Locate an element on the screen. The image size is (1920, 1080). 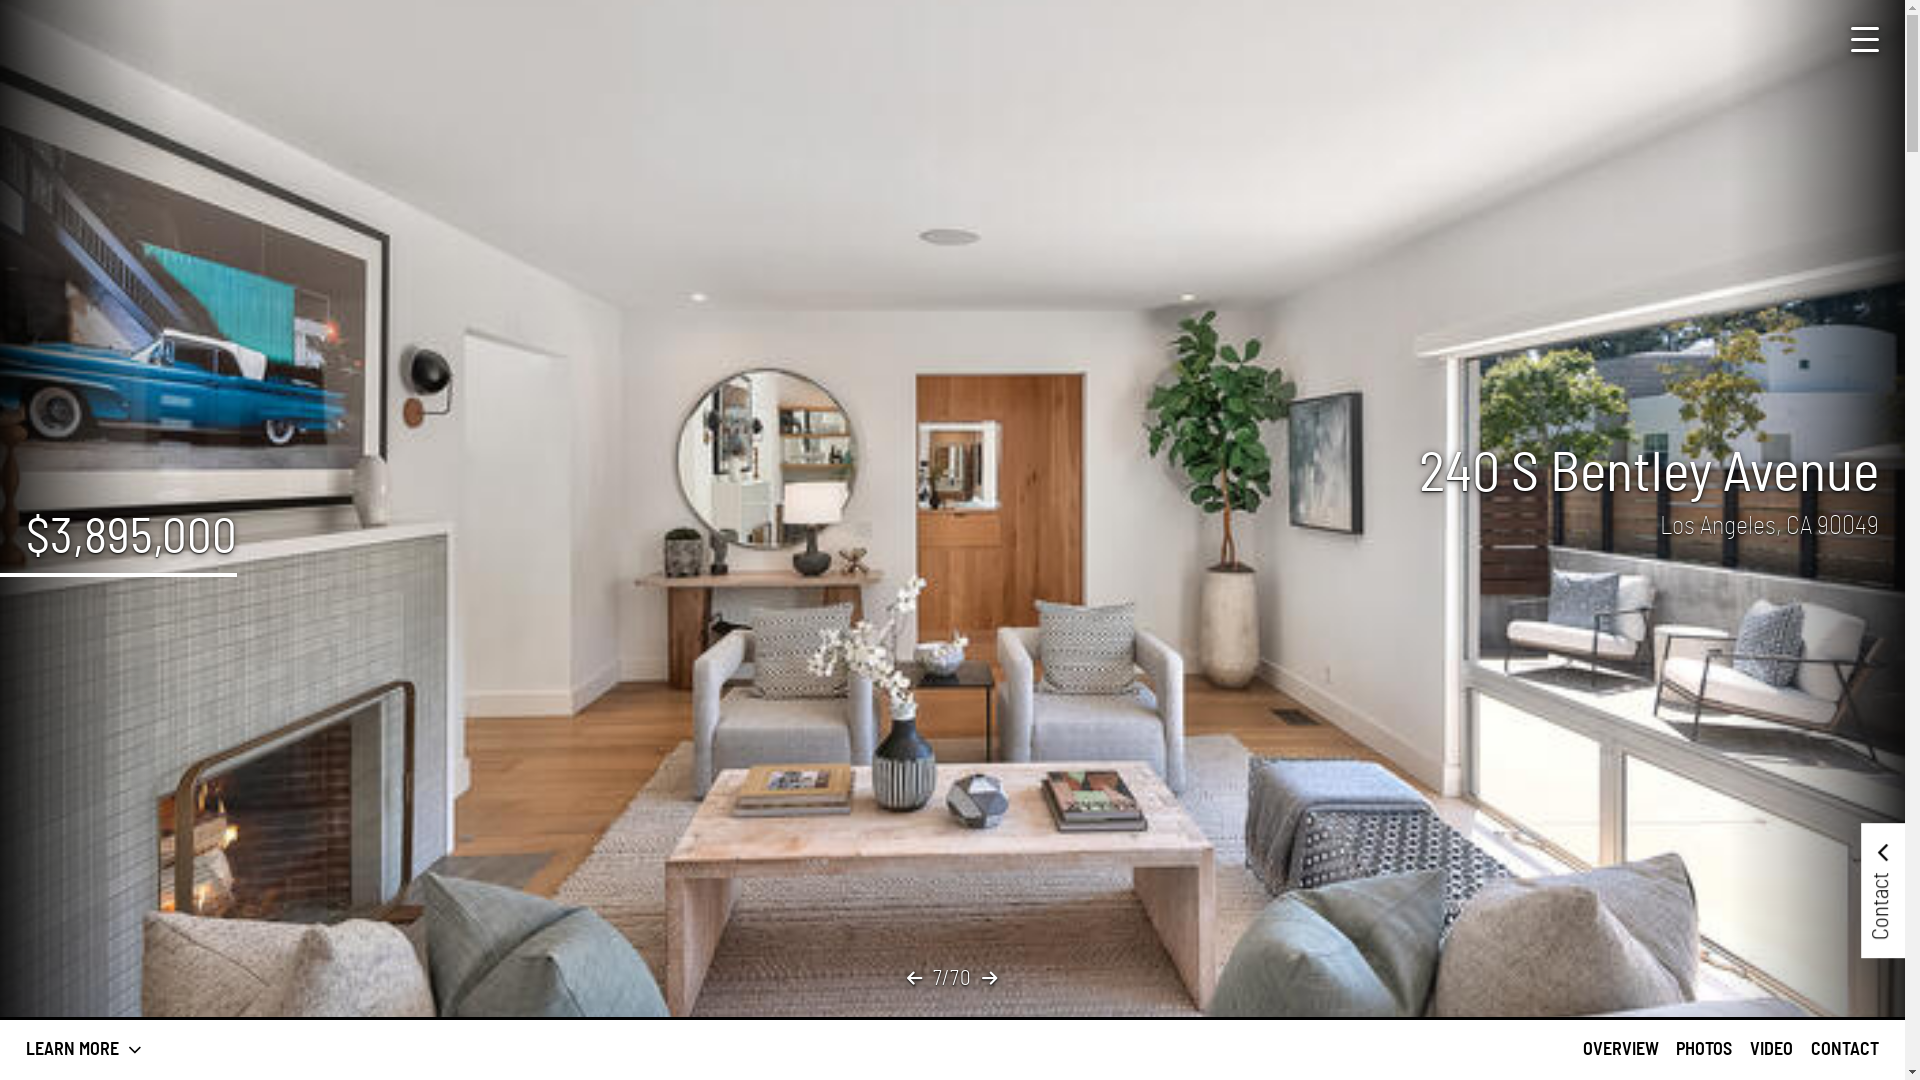
'CONTACT' is located at coordinates (1843, 1048).